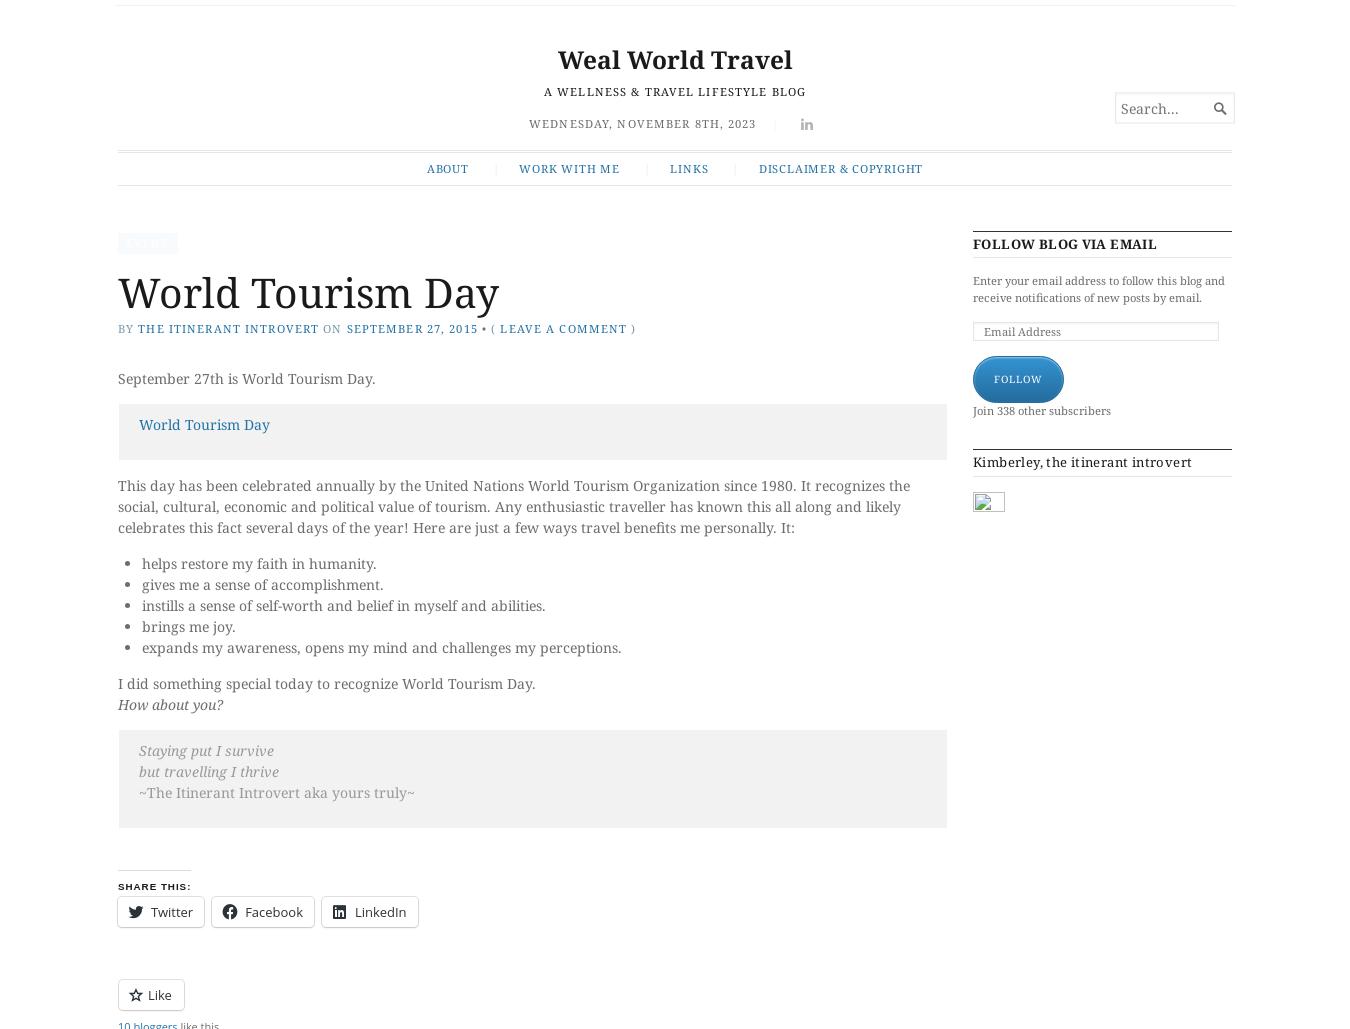  Describe the element at coordinates (993, 376) in the screenshot. I see `'Follow'` at that location.